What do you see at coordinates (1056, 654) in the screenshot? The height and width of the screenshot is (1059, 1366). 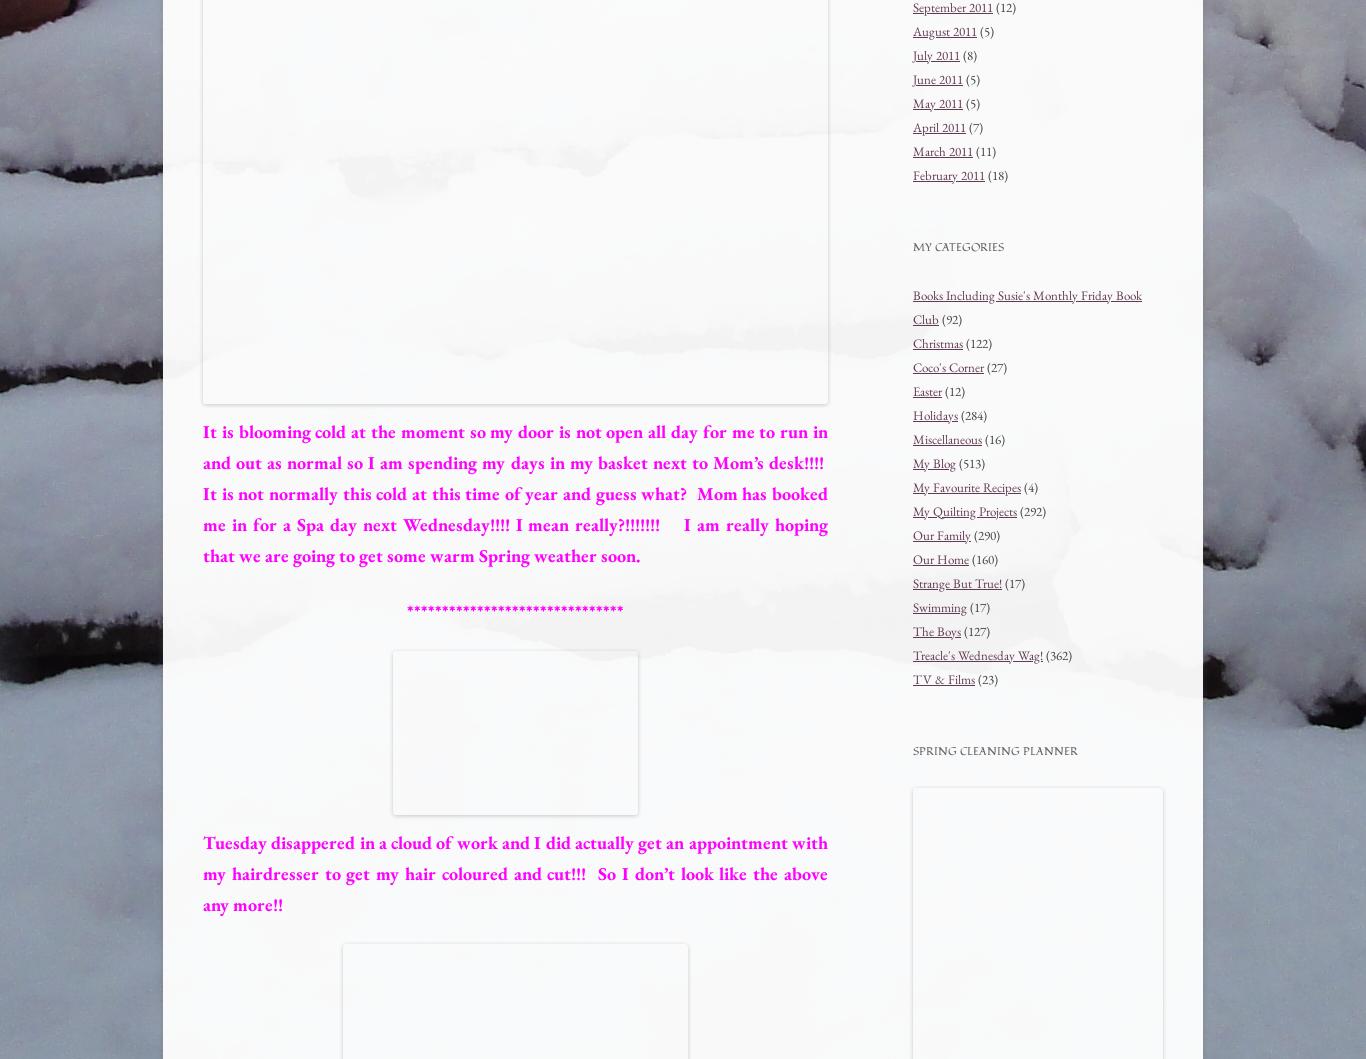 I see `'(362)'` at bounding box center [1056, 654].